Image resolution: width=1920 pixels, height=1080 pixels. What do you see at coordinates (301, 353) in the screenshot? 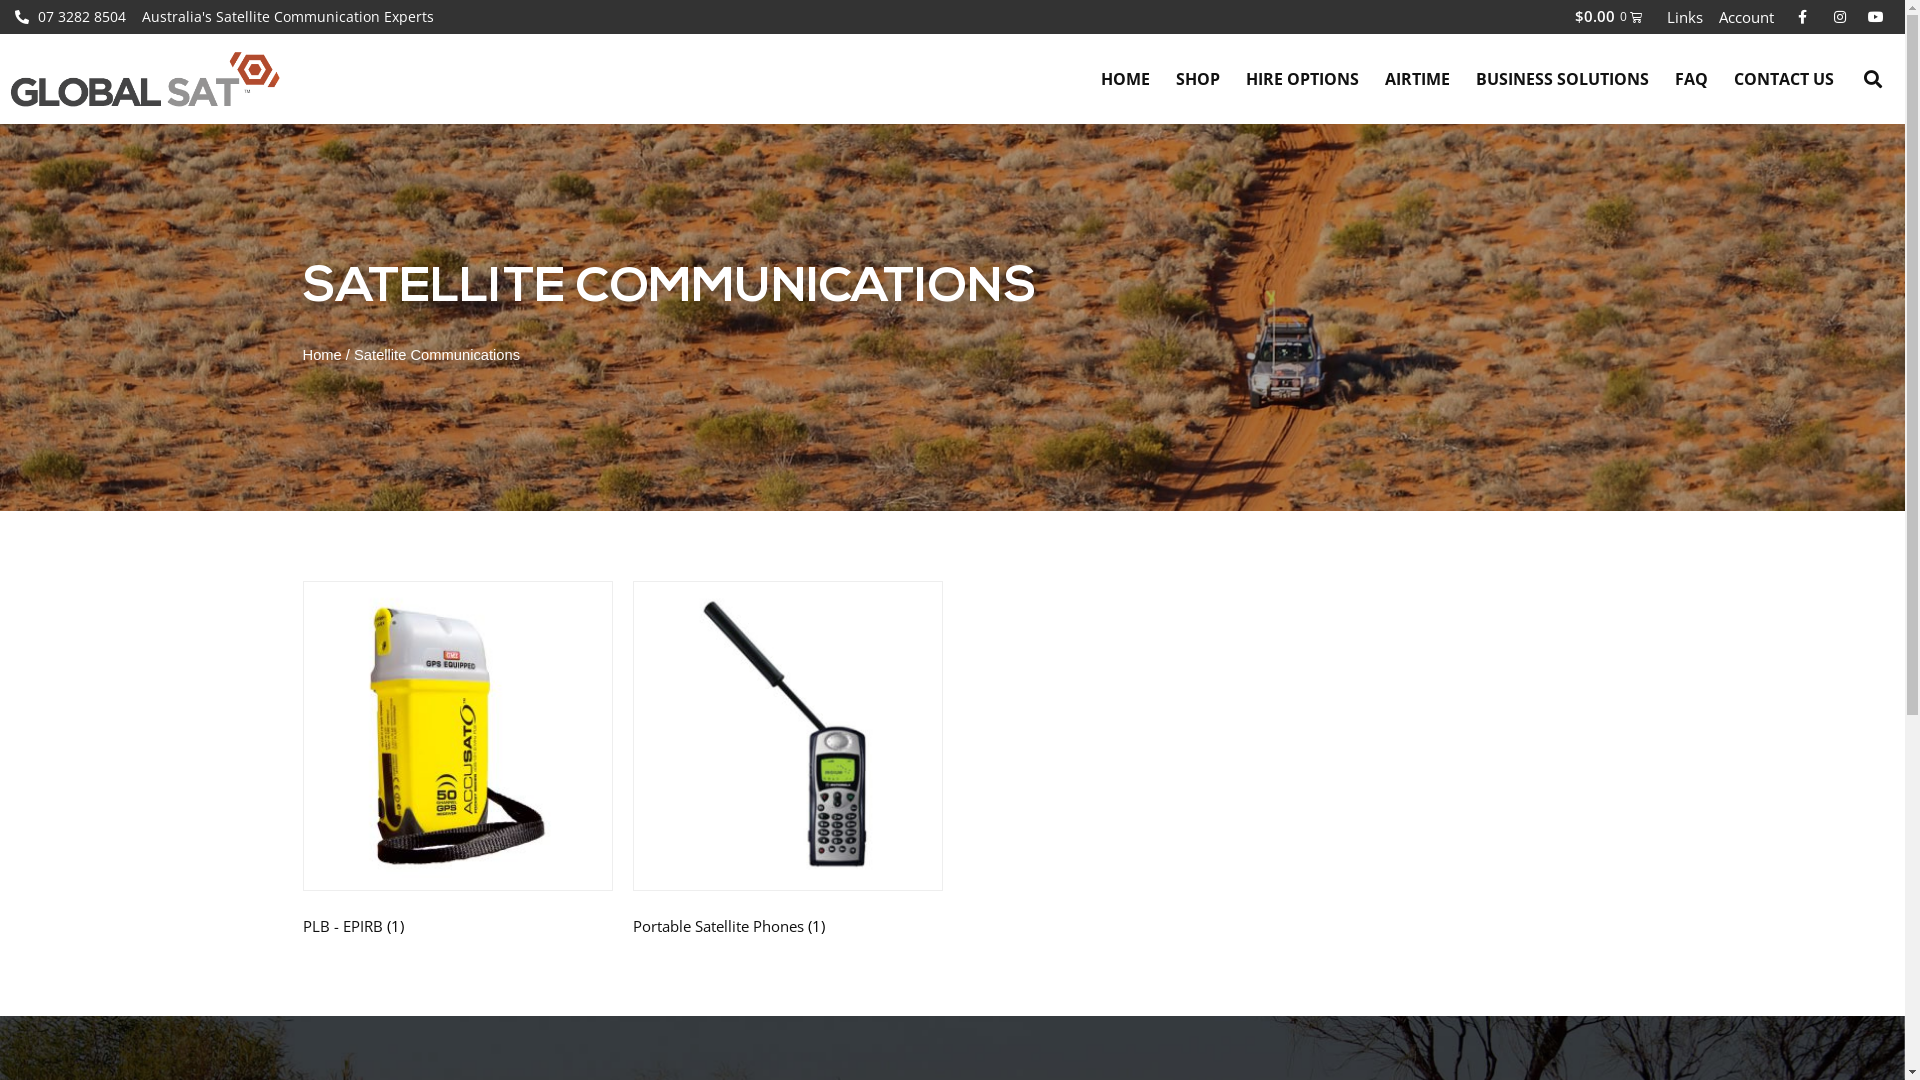
I see `'Home'` at bounding box center [301, 353].